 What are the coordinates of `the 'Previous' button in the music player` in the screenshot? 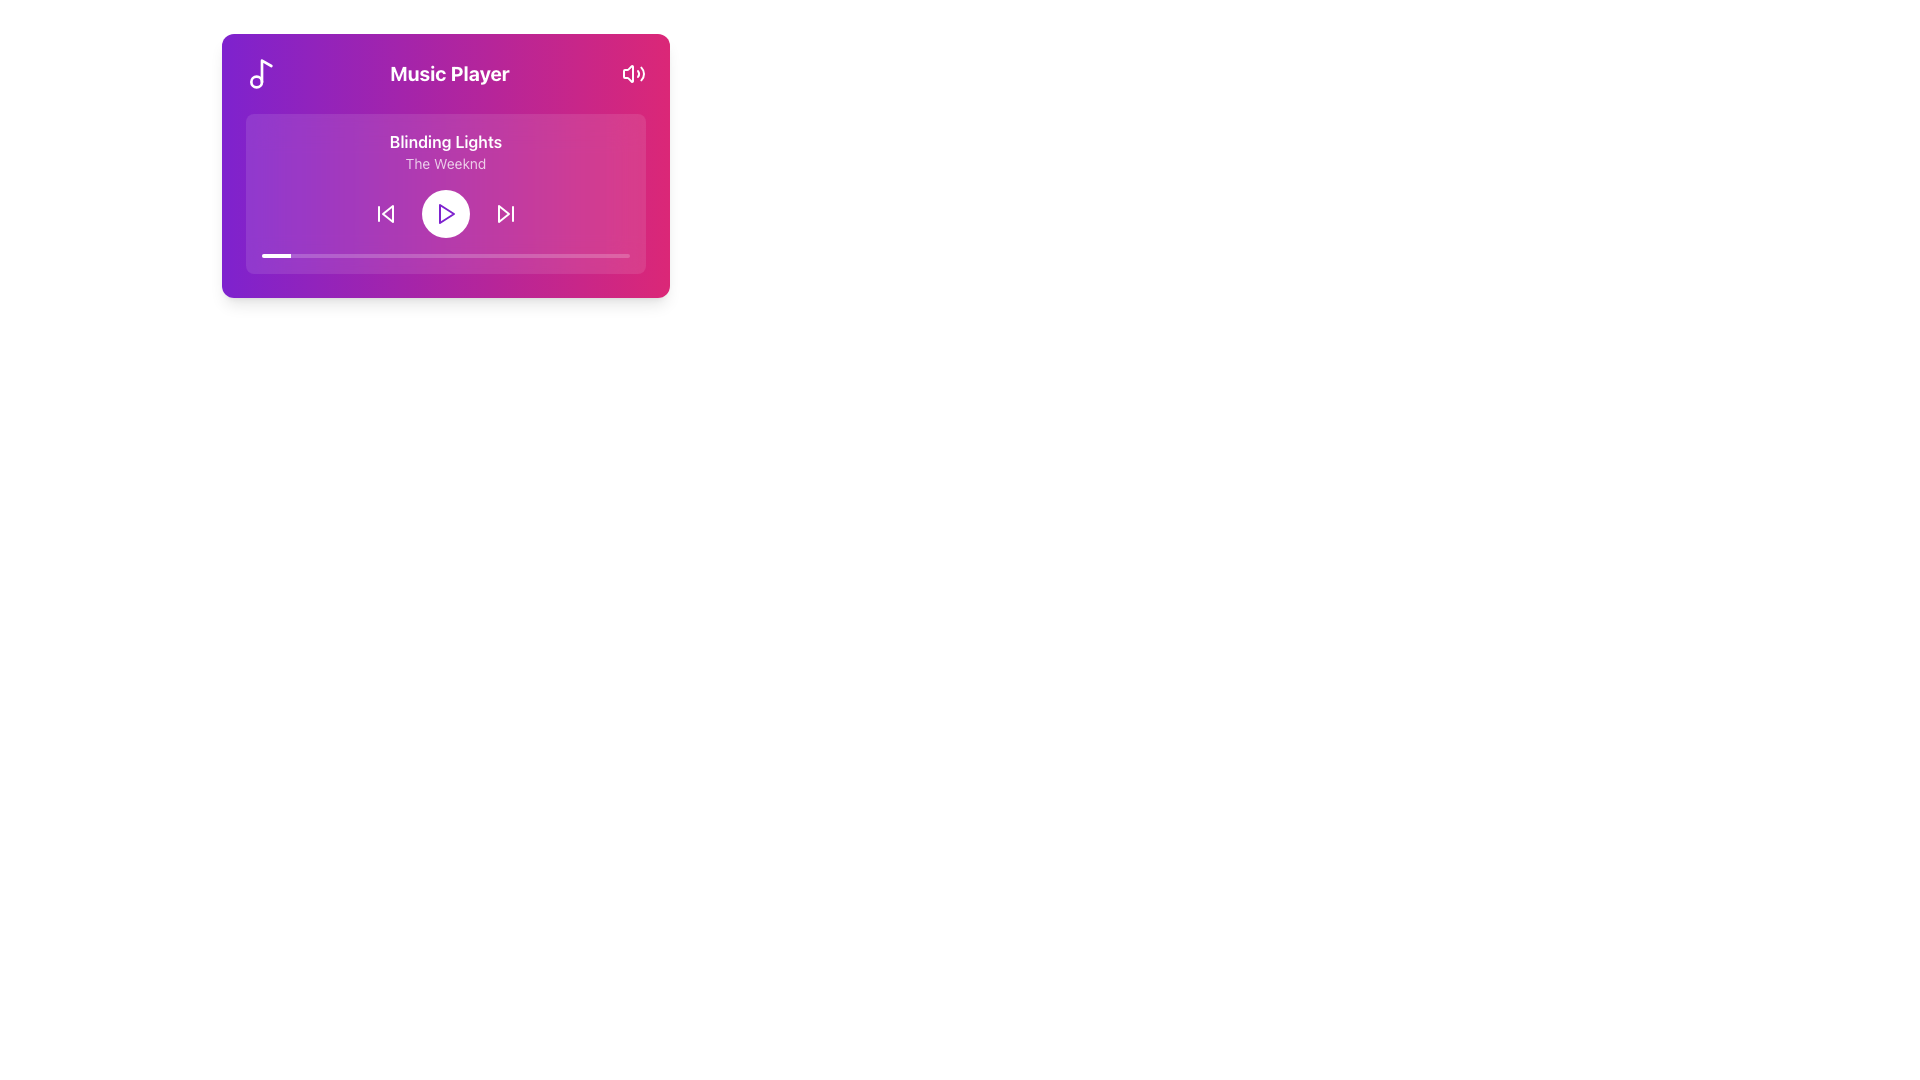 It's located at (388, 213).